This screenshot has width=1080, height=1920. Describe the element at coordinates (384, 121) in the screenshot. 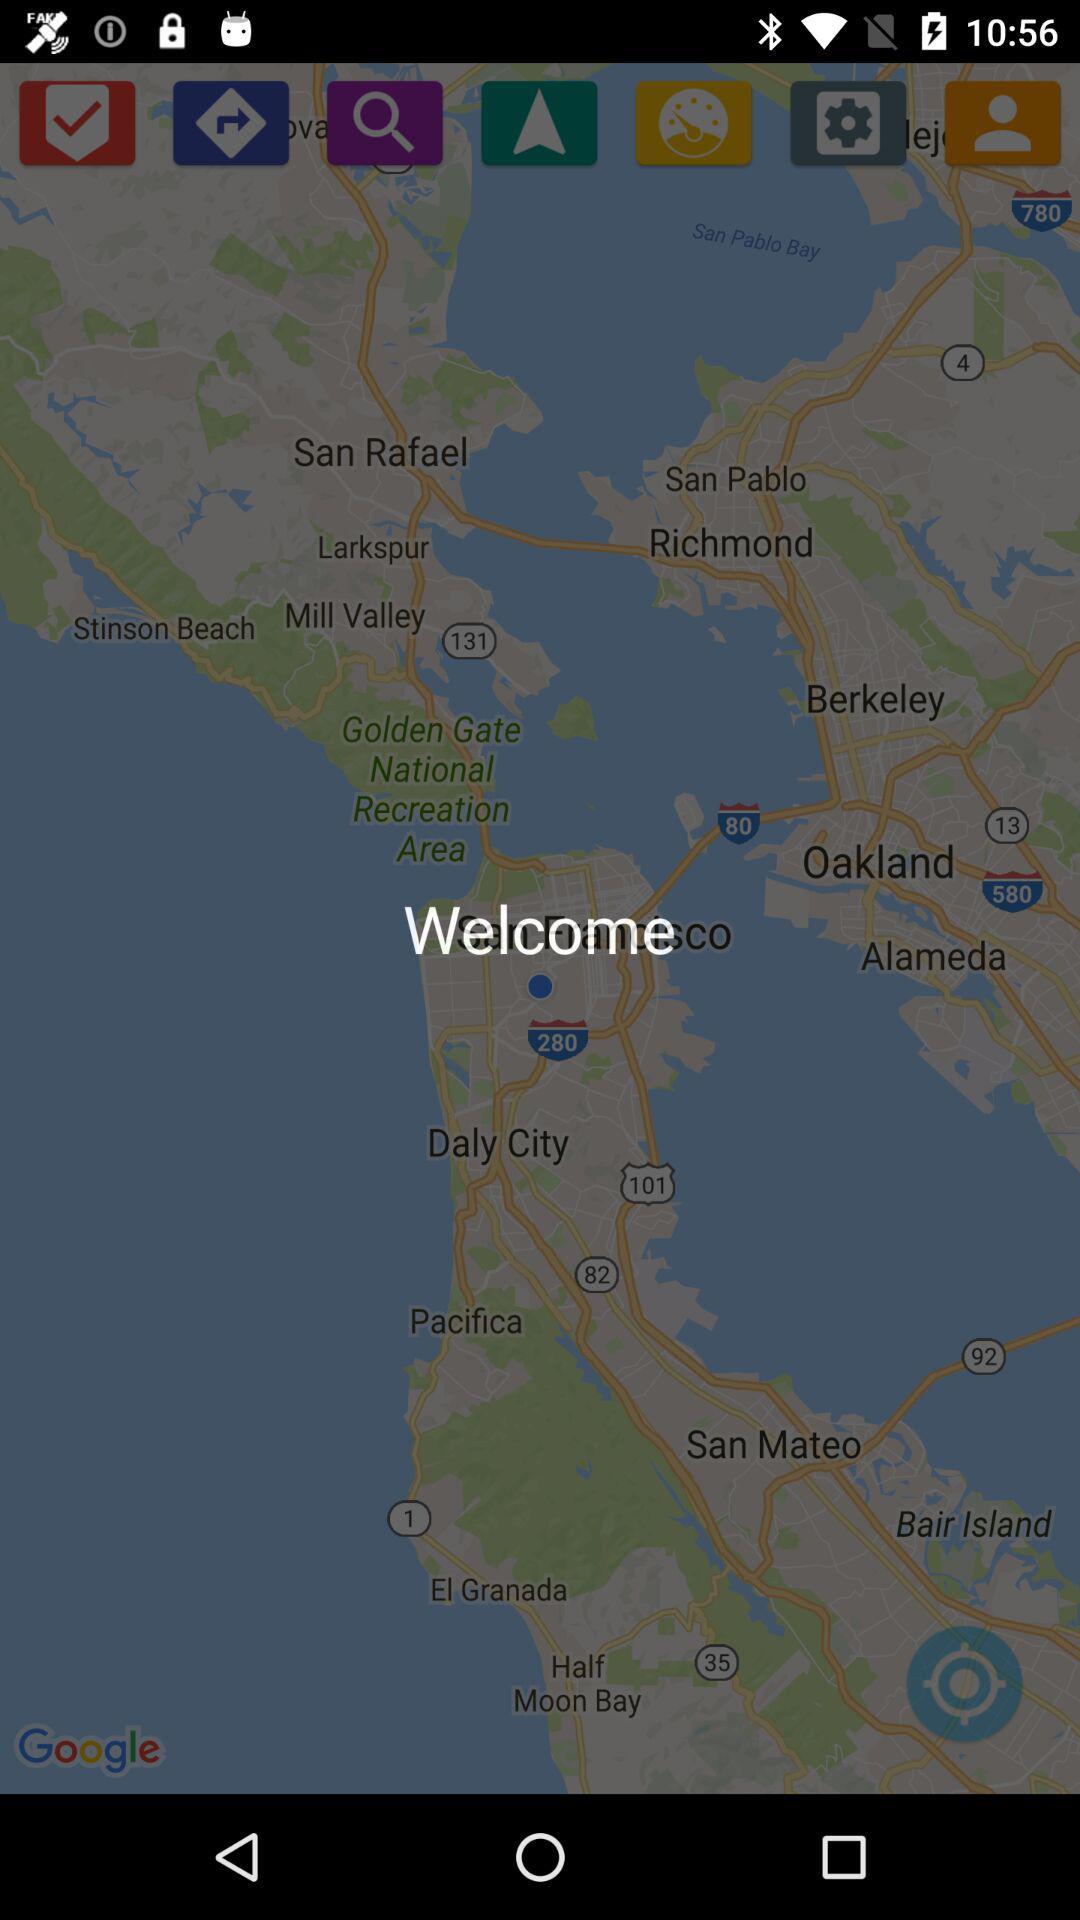

I see `search` at that location.